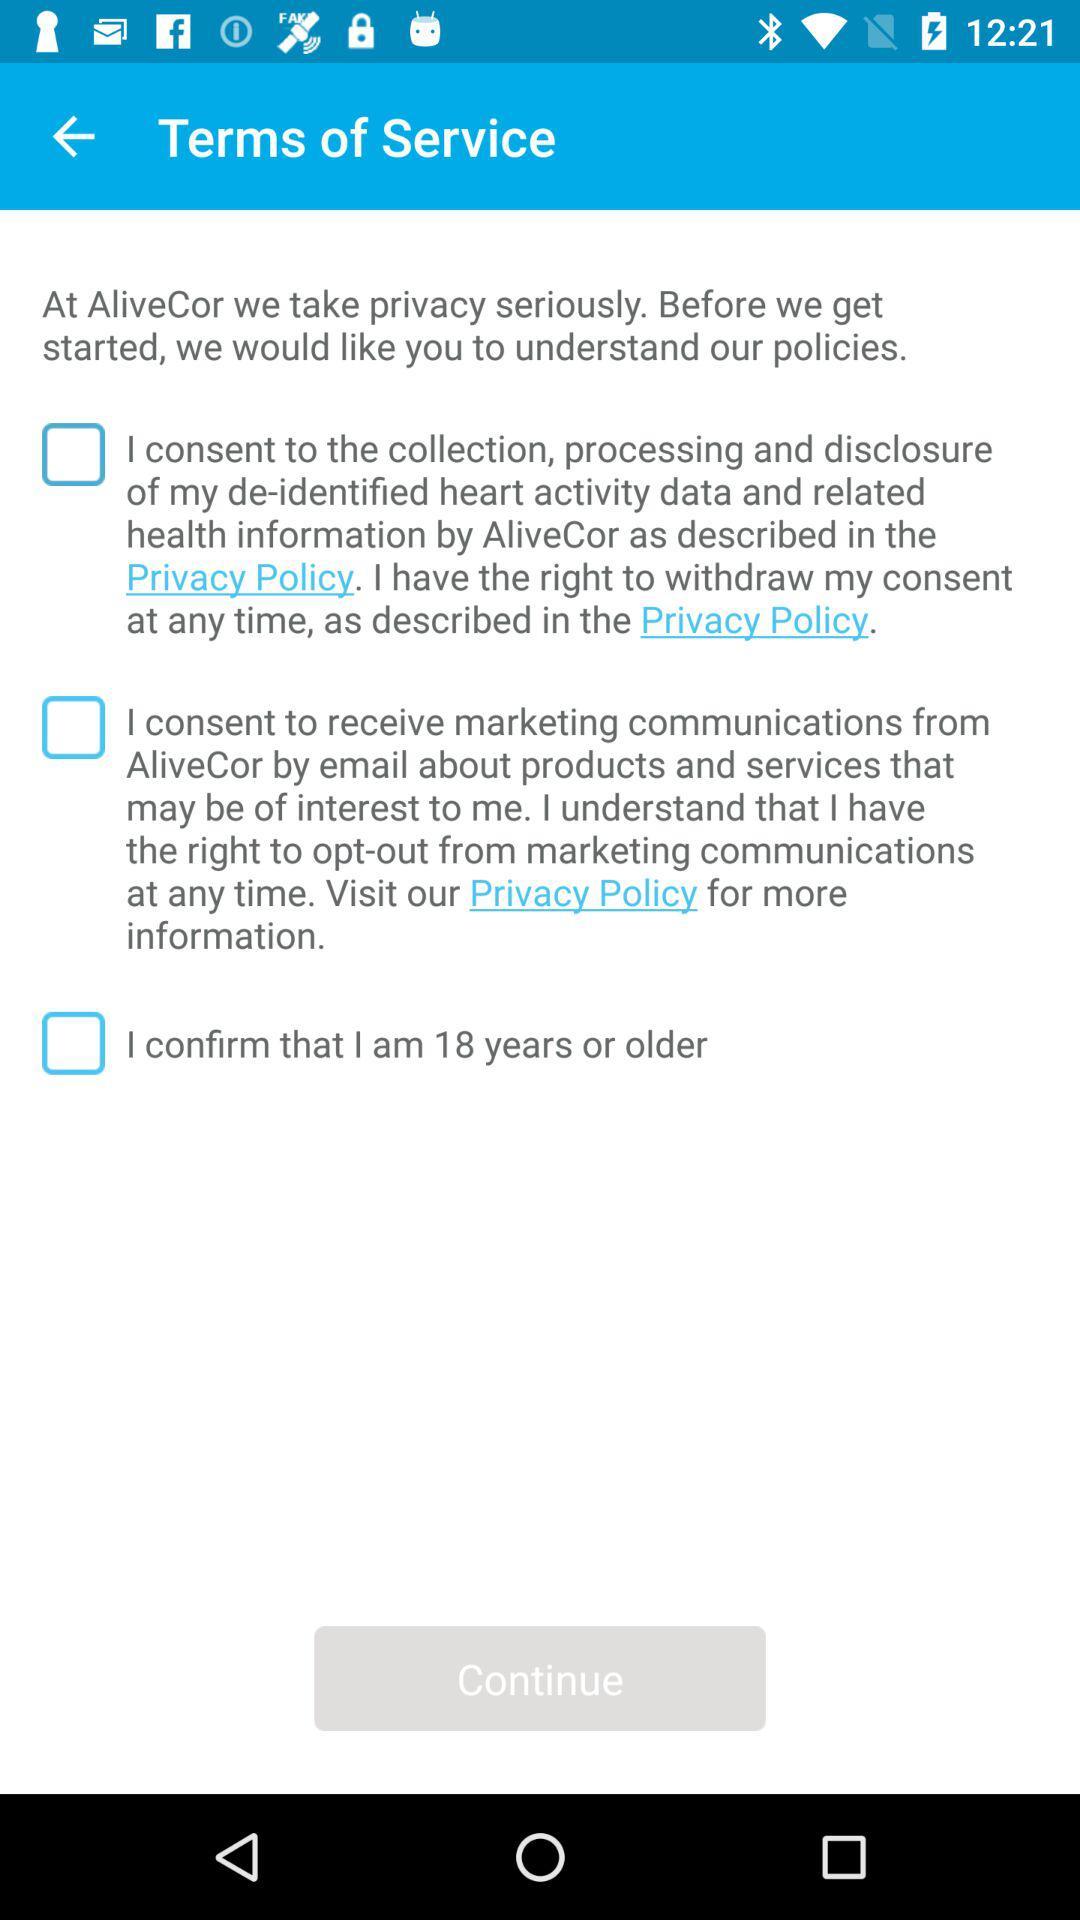 The image size is (1080, 1920). Describe the element at coordinates (72, 135) in the screenshot. I see `the app to the left of terms of service icon` at that location.